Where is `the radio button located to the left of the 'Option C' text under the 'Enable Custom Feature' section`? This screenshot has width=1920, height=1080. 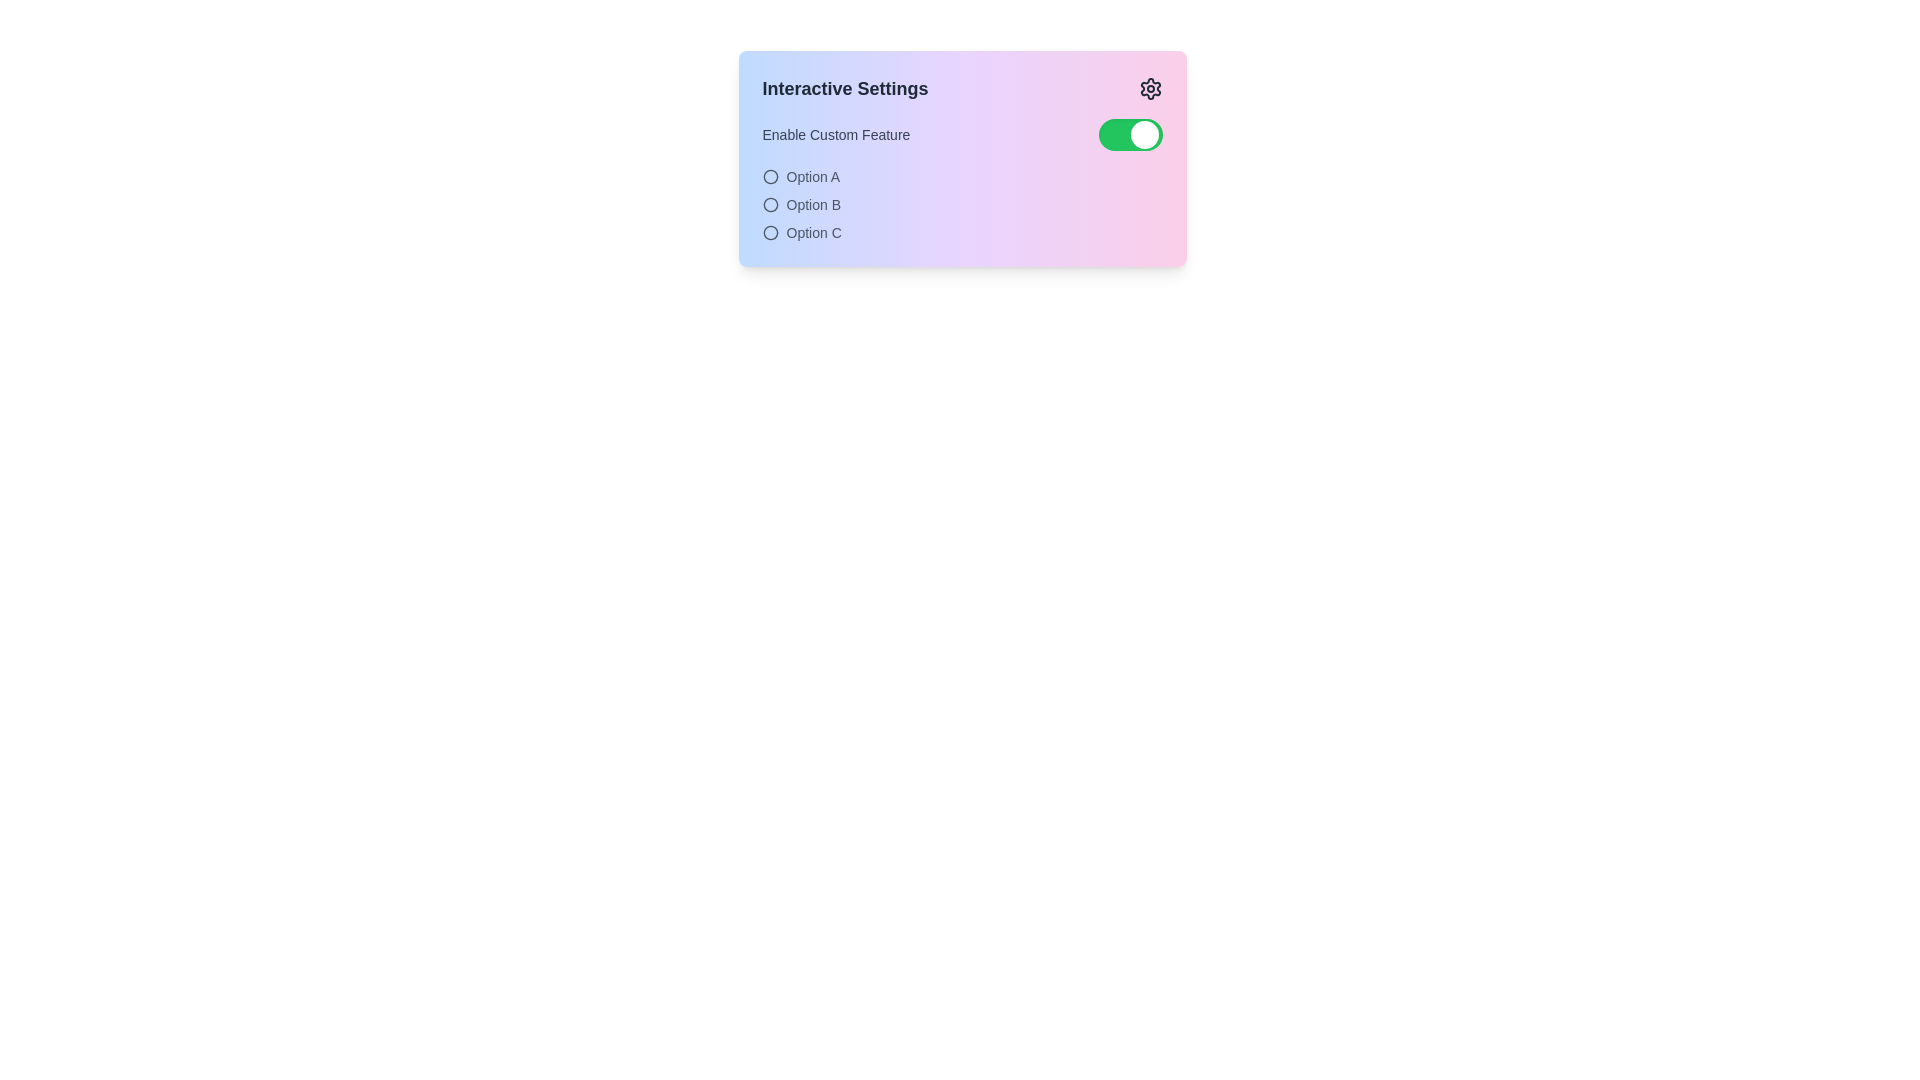 the radio button located to the left of the 'Option C' text under the 'Enable Custom Feature' section is located at coordinates (769, 231).